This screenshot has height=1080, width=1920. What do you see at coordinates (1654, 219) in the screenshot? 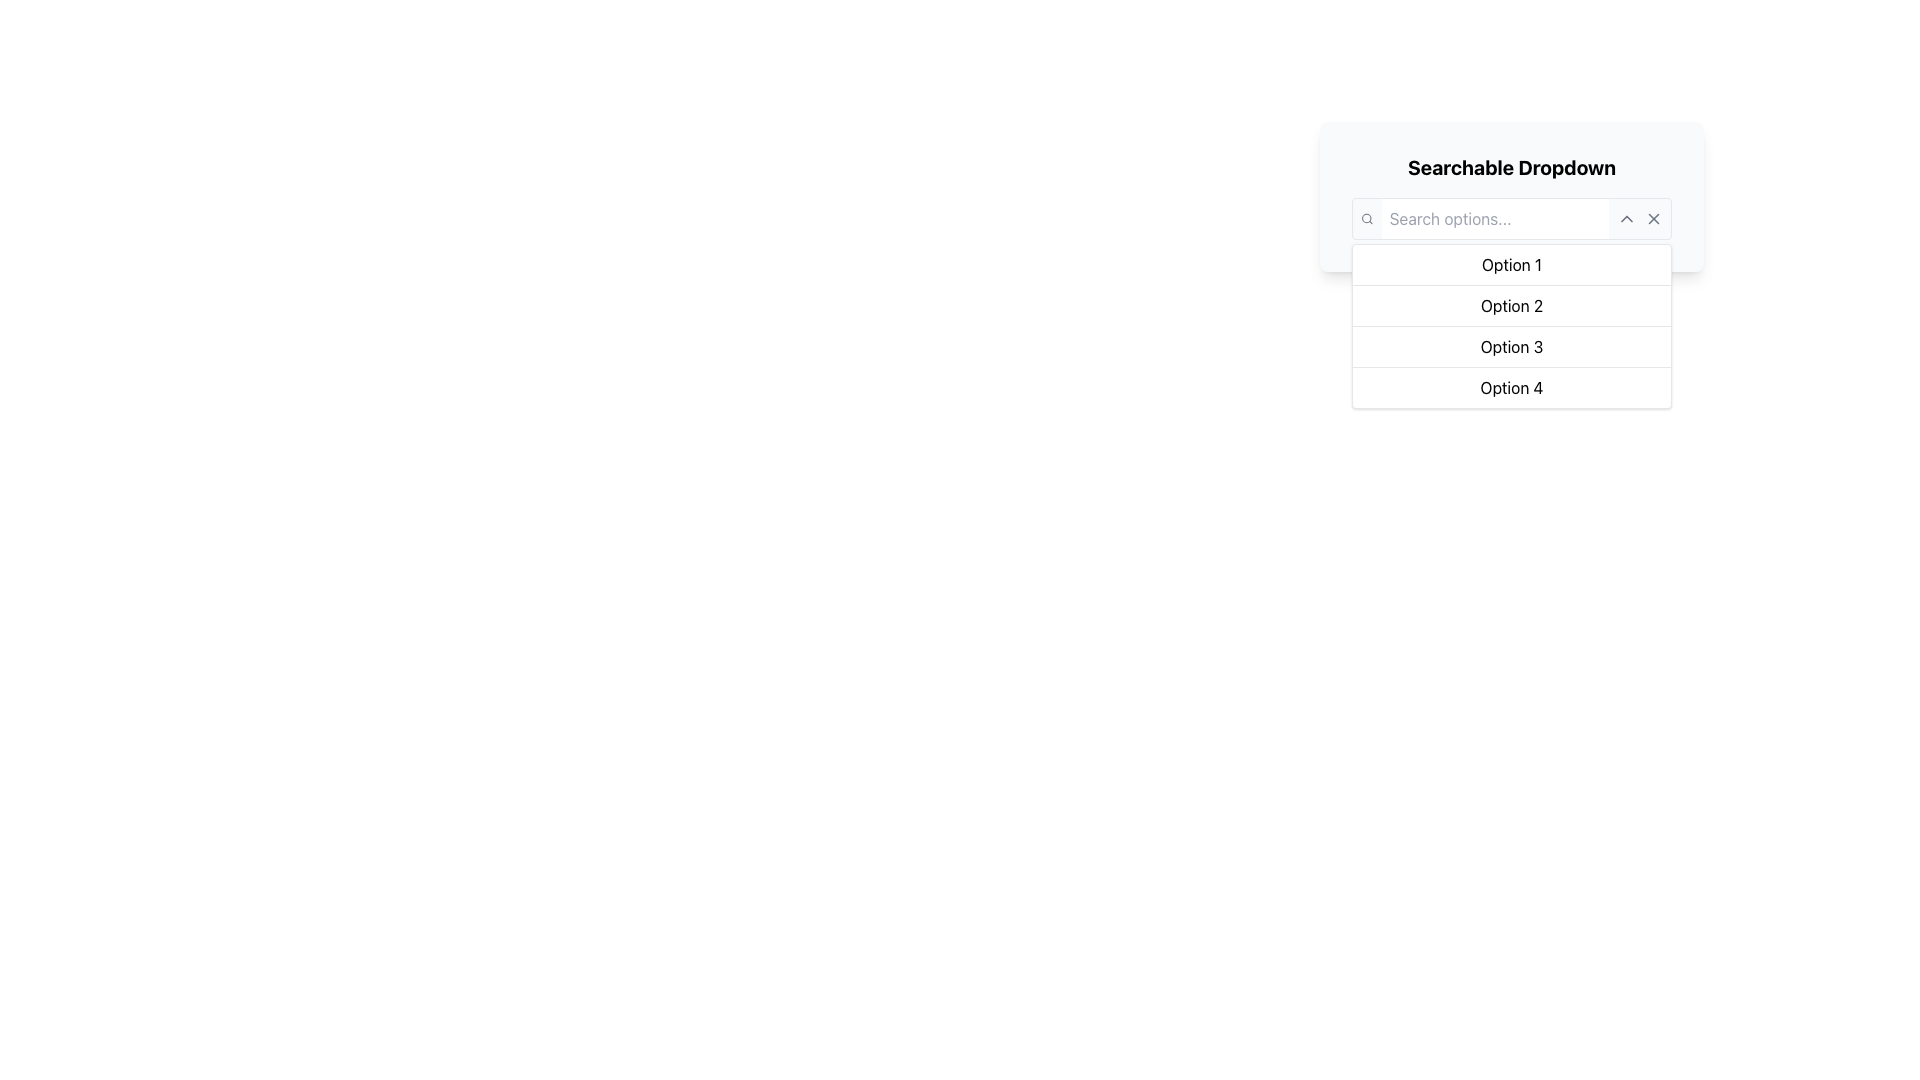
I see `the gray diagonal cross ('X') icon located in the top-right corner of the dropdown menu` at bounding box center [1654, 219].